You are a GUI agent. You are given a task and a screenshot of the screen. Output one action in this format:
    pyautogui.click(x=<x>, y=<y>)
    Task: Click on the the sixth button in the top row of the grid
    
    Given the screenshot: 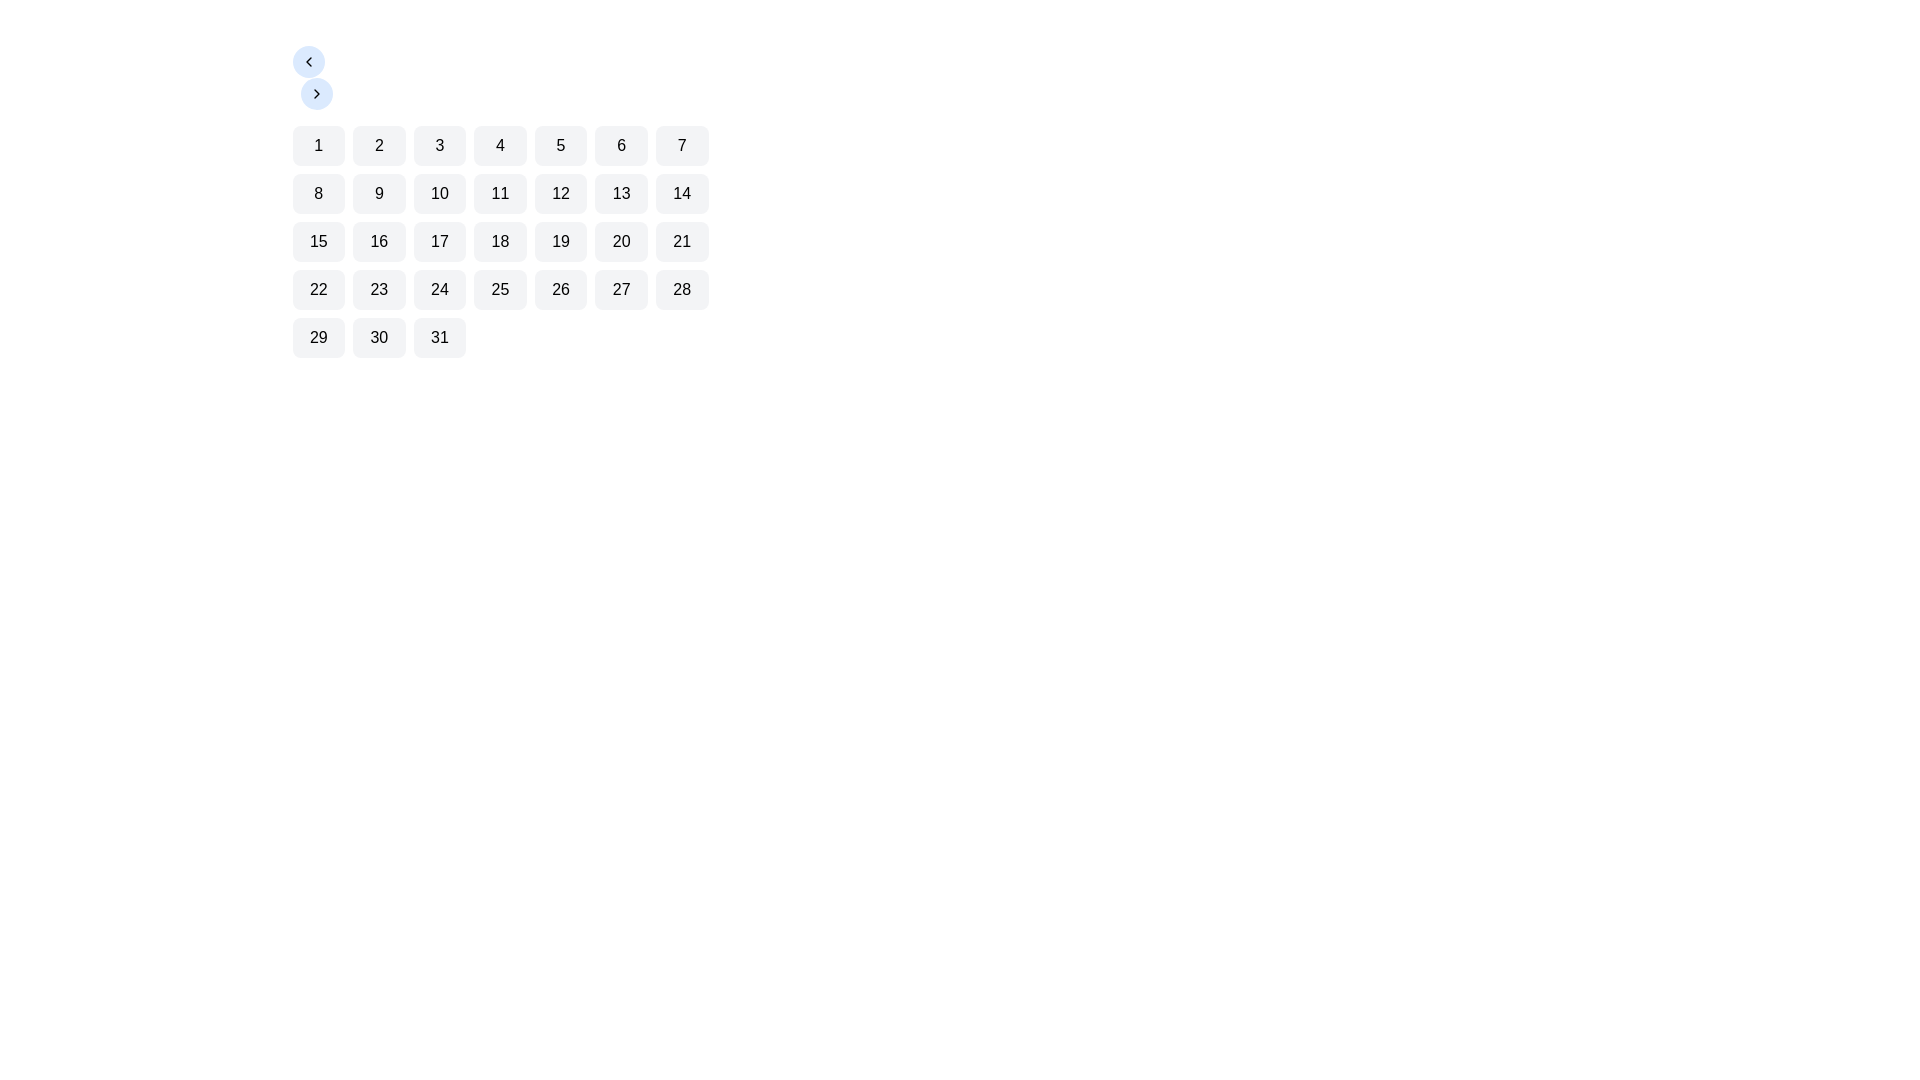 What is the action you would take?
    pyautogui.click(x=620, y=145)
    